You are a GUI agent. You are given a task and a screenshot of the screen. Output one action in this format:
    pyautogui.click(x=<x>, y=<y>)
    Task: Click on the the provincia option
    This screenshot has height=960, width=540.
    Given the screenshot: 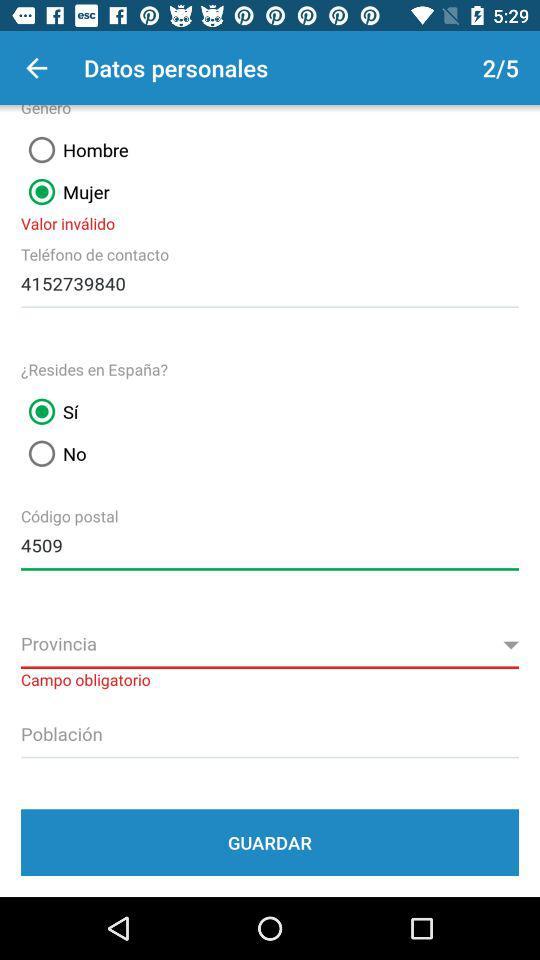 What is the action you would take?
    pyautogui.click(x=270, y=644)
    